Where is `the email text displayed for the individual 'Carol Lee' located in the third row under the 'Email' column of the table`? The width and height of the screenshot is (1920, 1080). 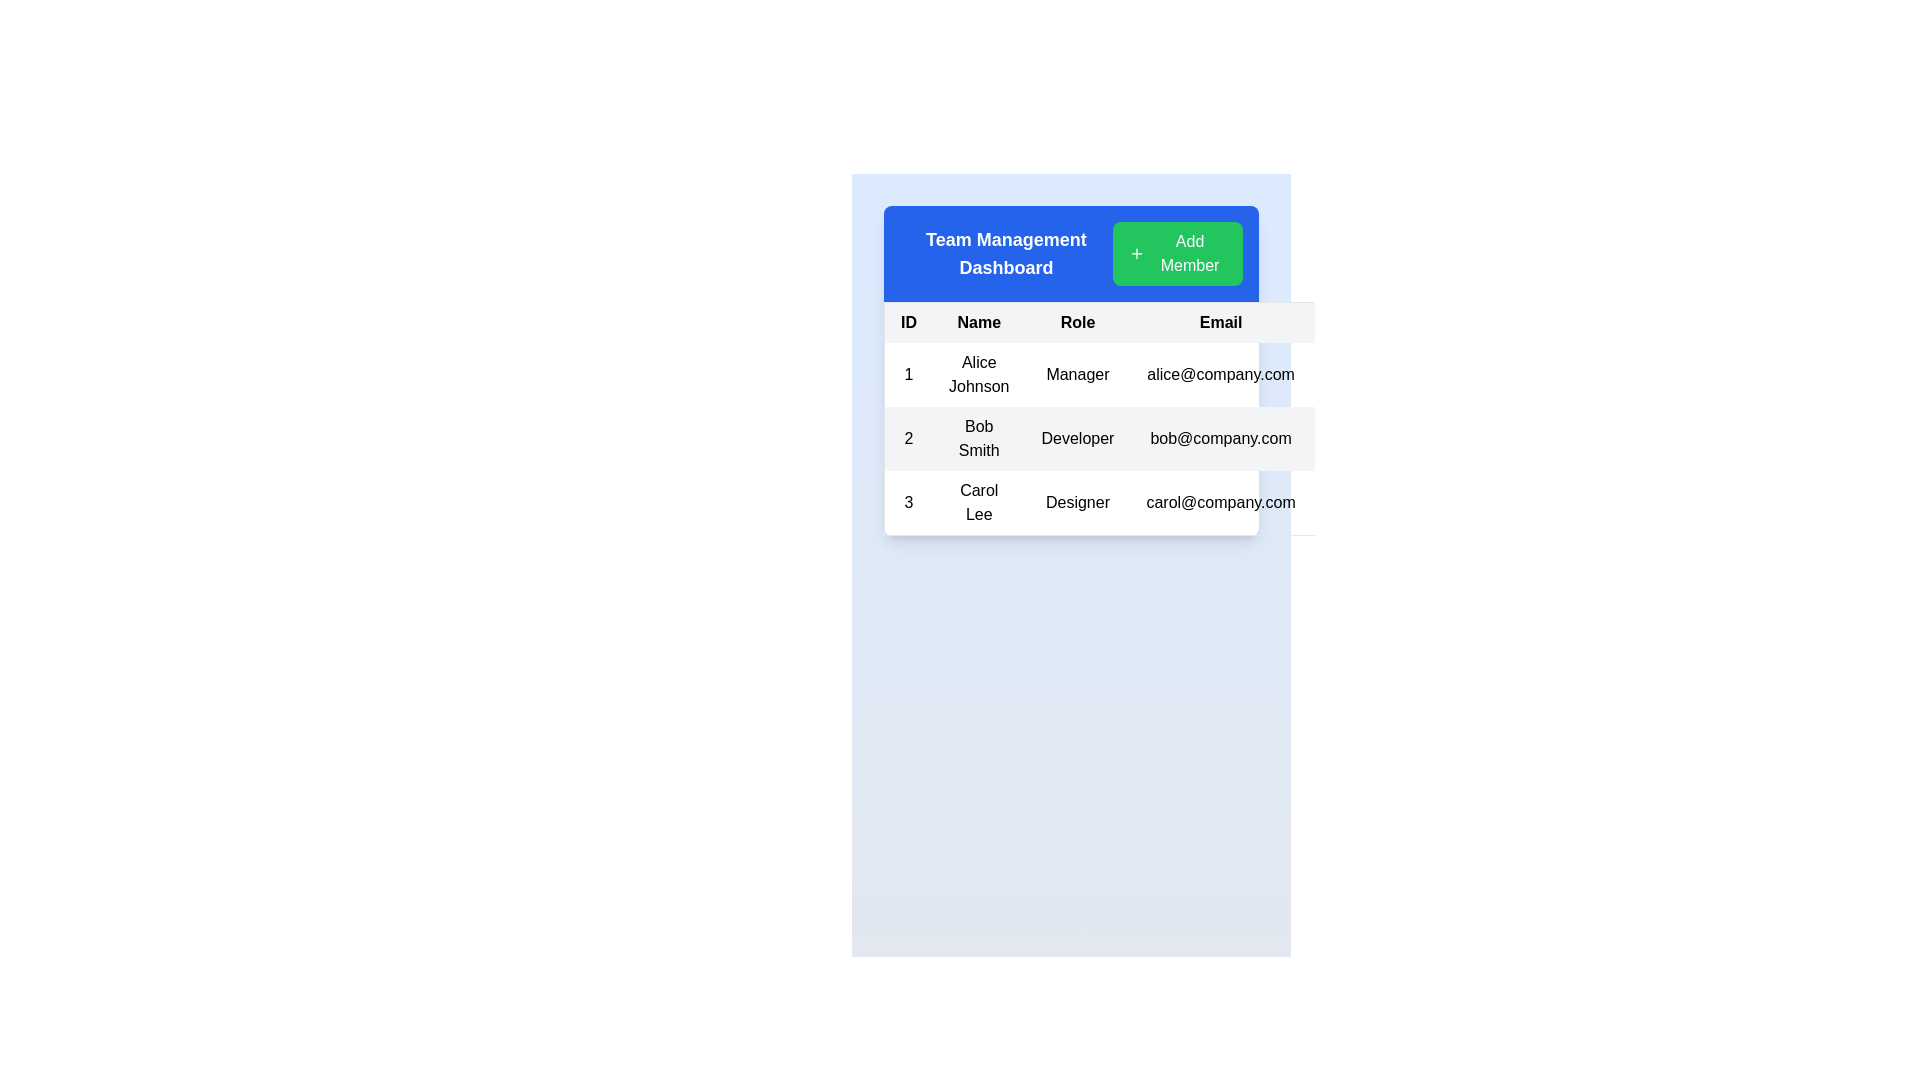
the email text displayed for the individual 'Carol Lee' located in the third row under the 'Email' column of the table is located at coordinates (1220, 502).